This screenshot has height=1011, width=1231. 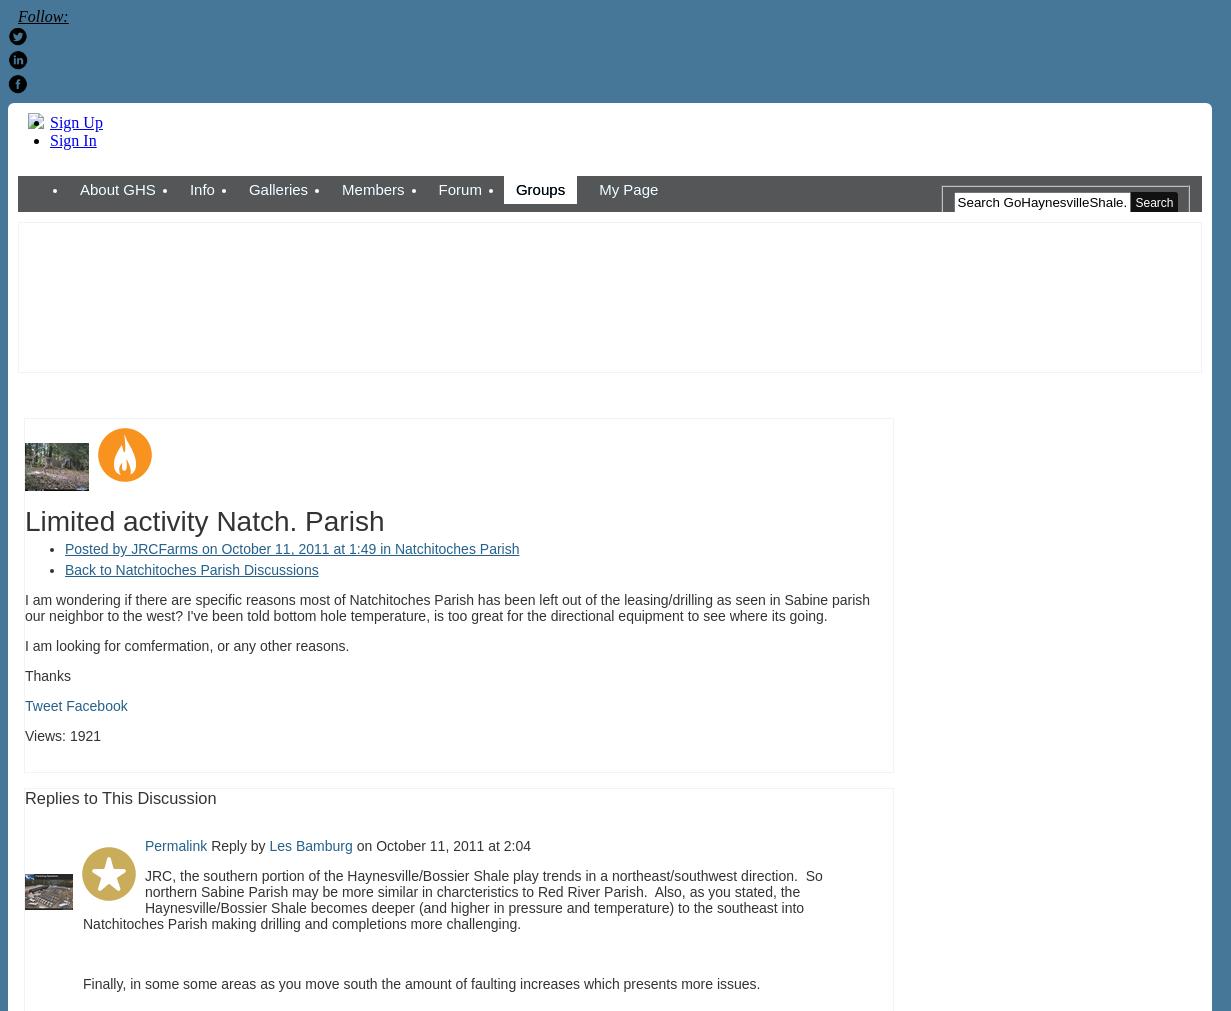 What do you see at coordinates (72, 139) in the screenshot?
I see `'Sign In'` at bounding box center [72, 139].